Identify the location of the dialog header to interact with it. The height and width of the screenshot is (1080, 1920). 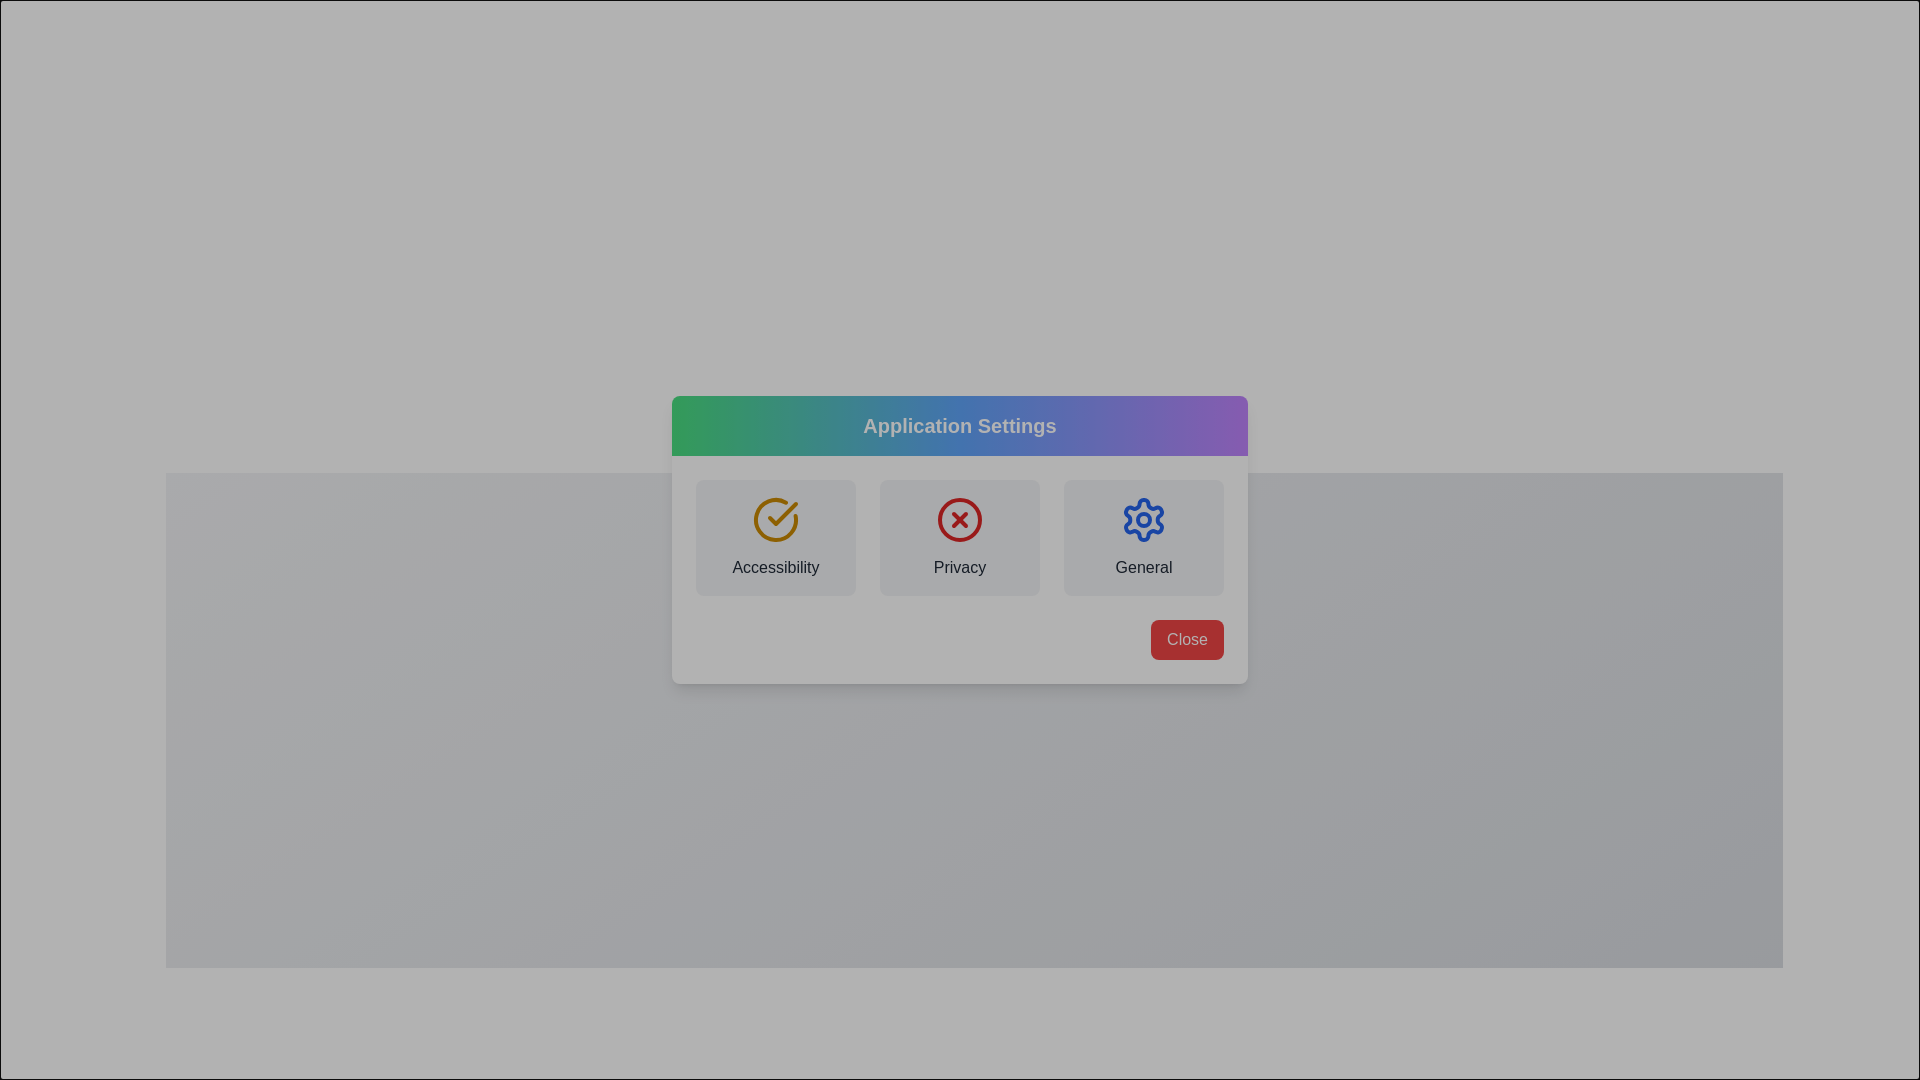
(974, 447).